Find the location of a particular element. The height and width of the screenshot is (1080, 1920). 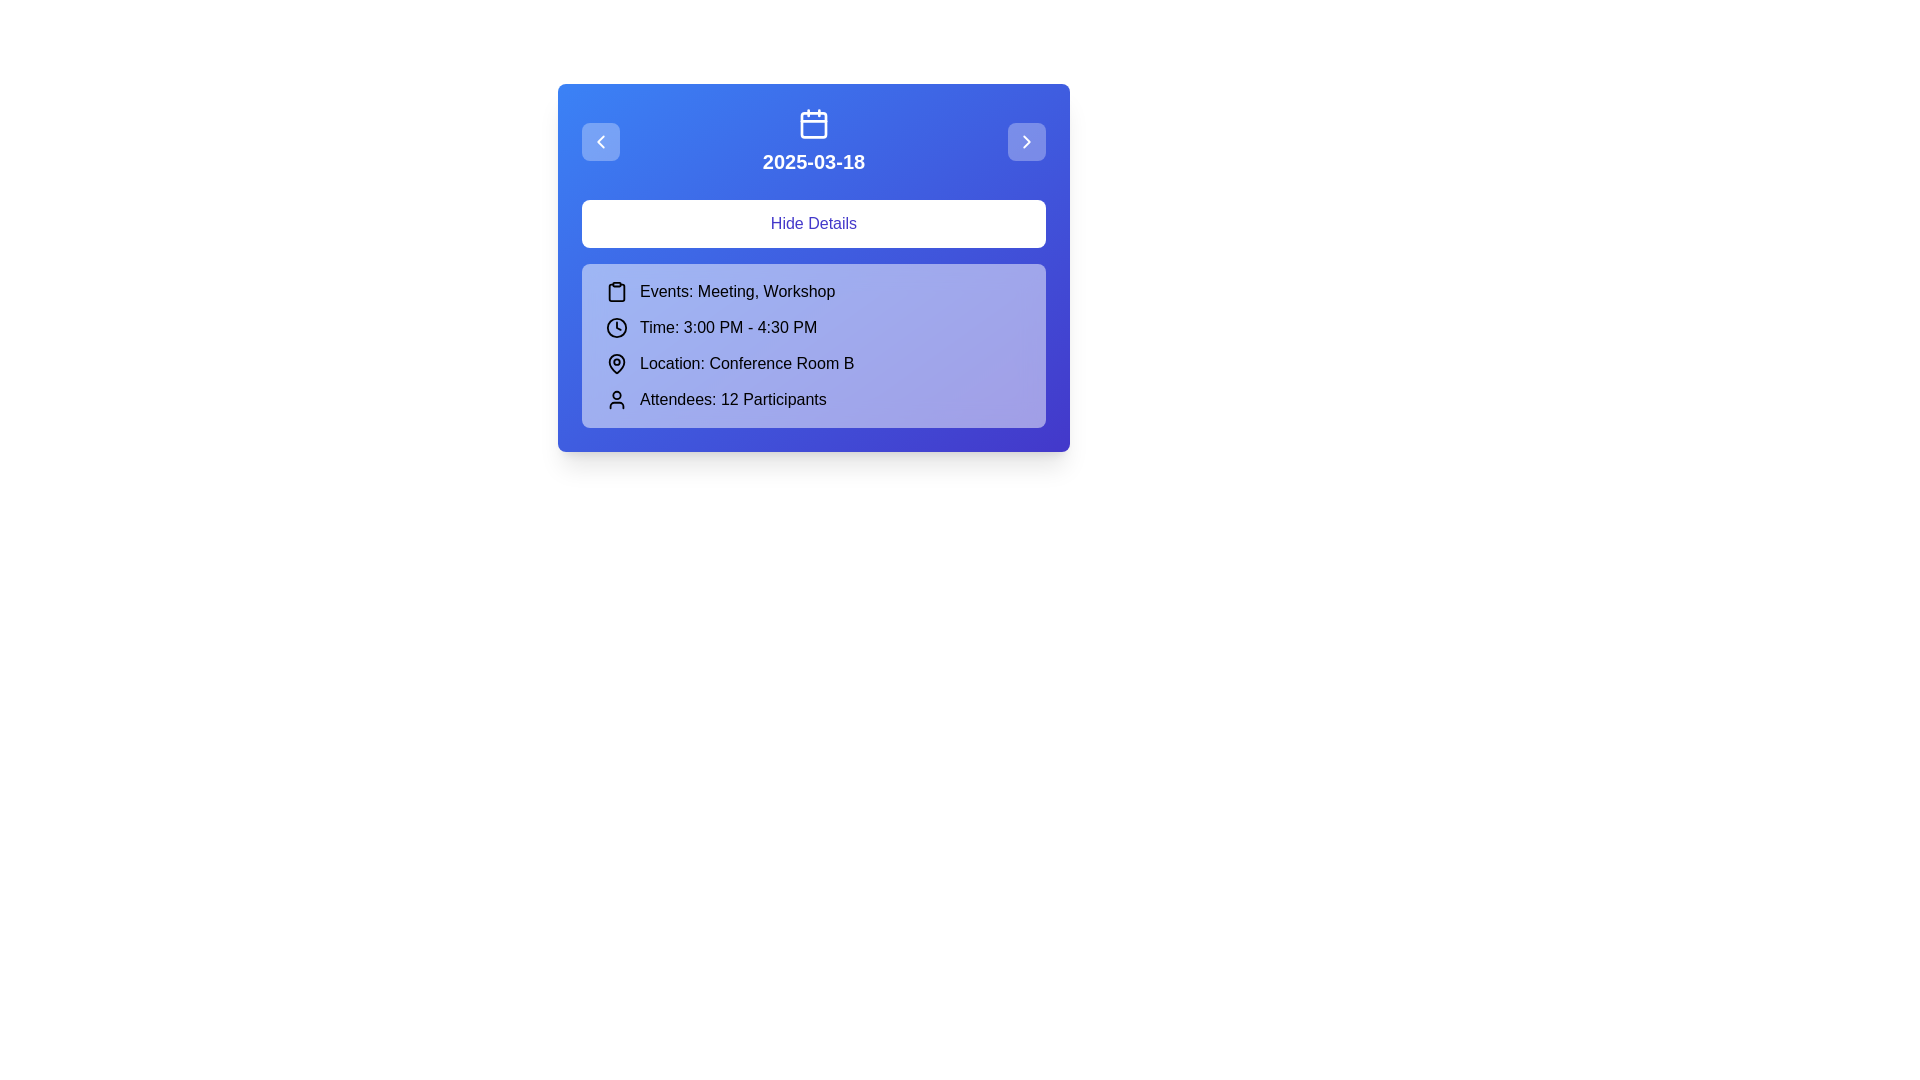

the Information label with icon that indicates the number of attendees for an event, located at the bottom-most section under 'Location: Conference Room B' is located at coordinates (814, 400).